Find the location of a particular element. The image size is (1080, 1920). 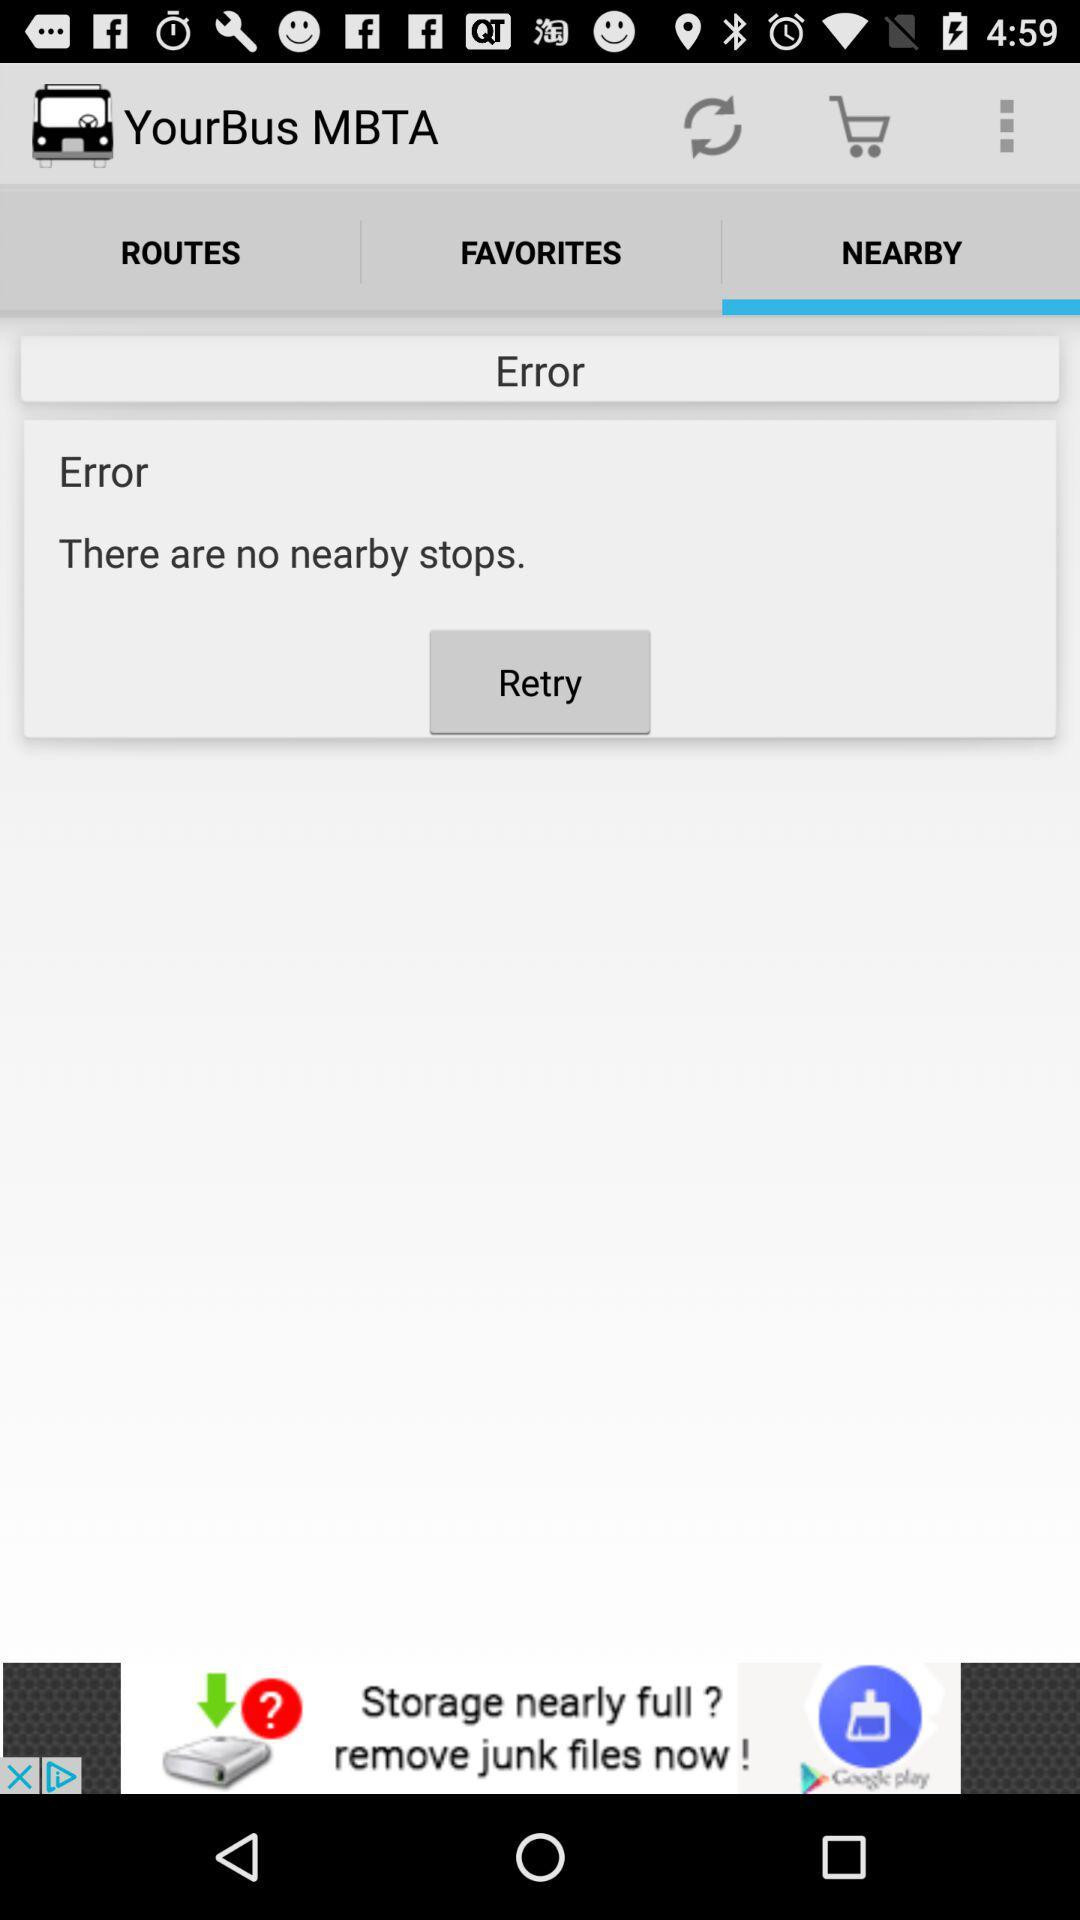

advertisement is located at coordinates (540, 1727).